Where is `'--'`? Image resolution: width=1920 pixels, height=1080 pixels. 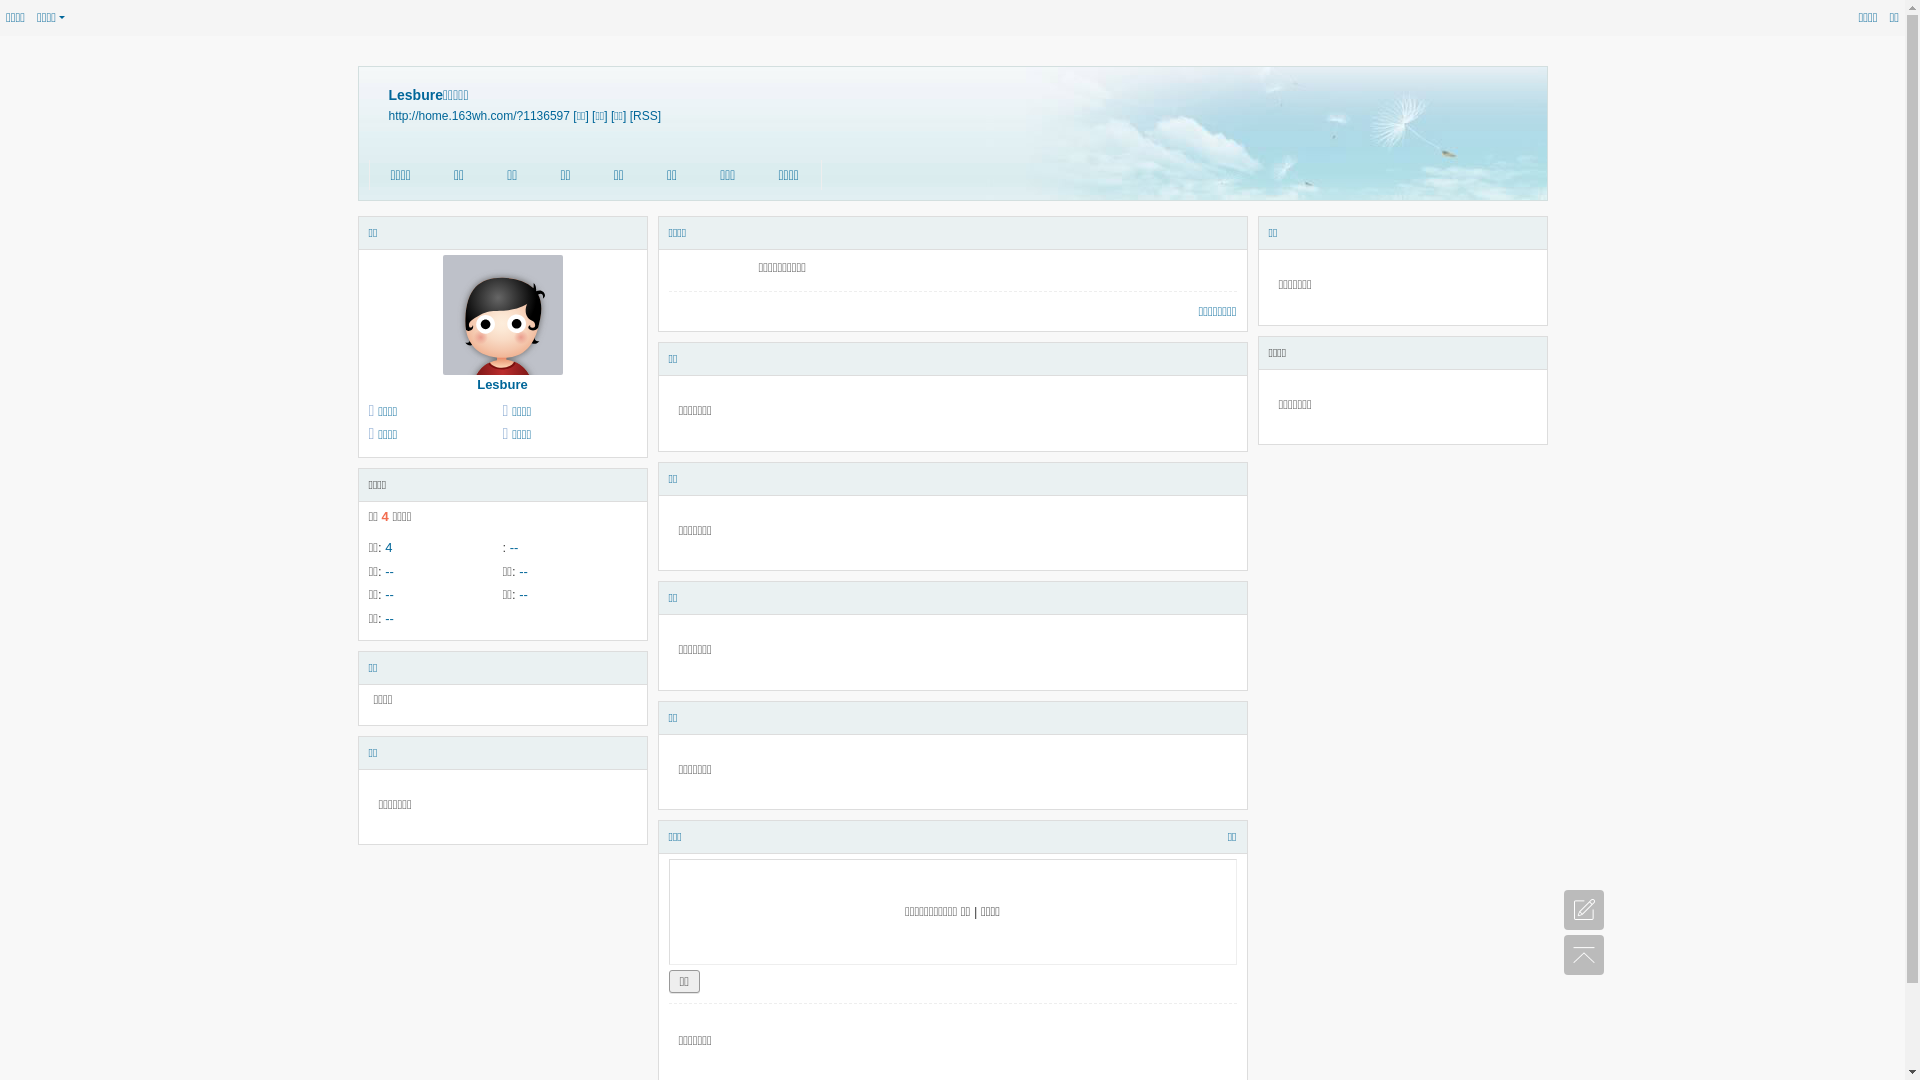 '--' is located at coordinates (389, 616).